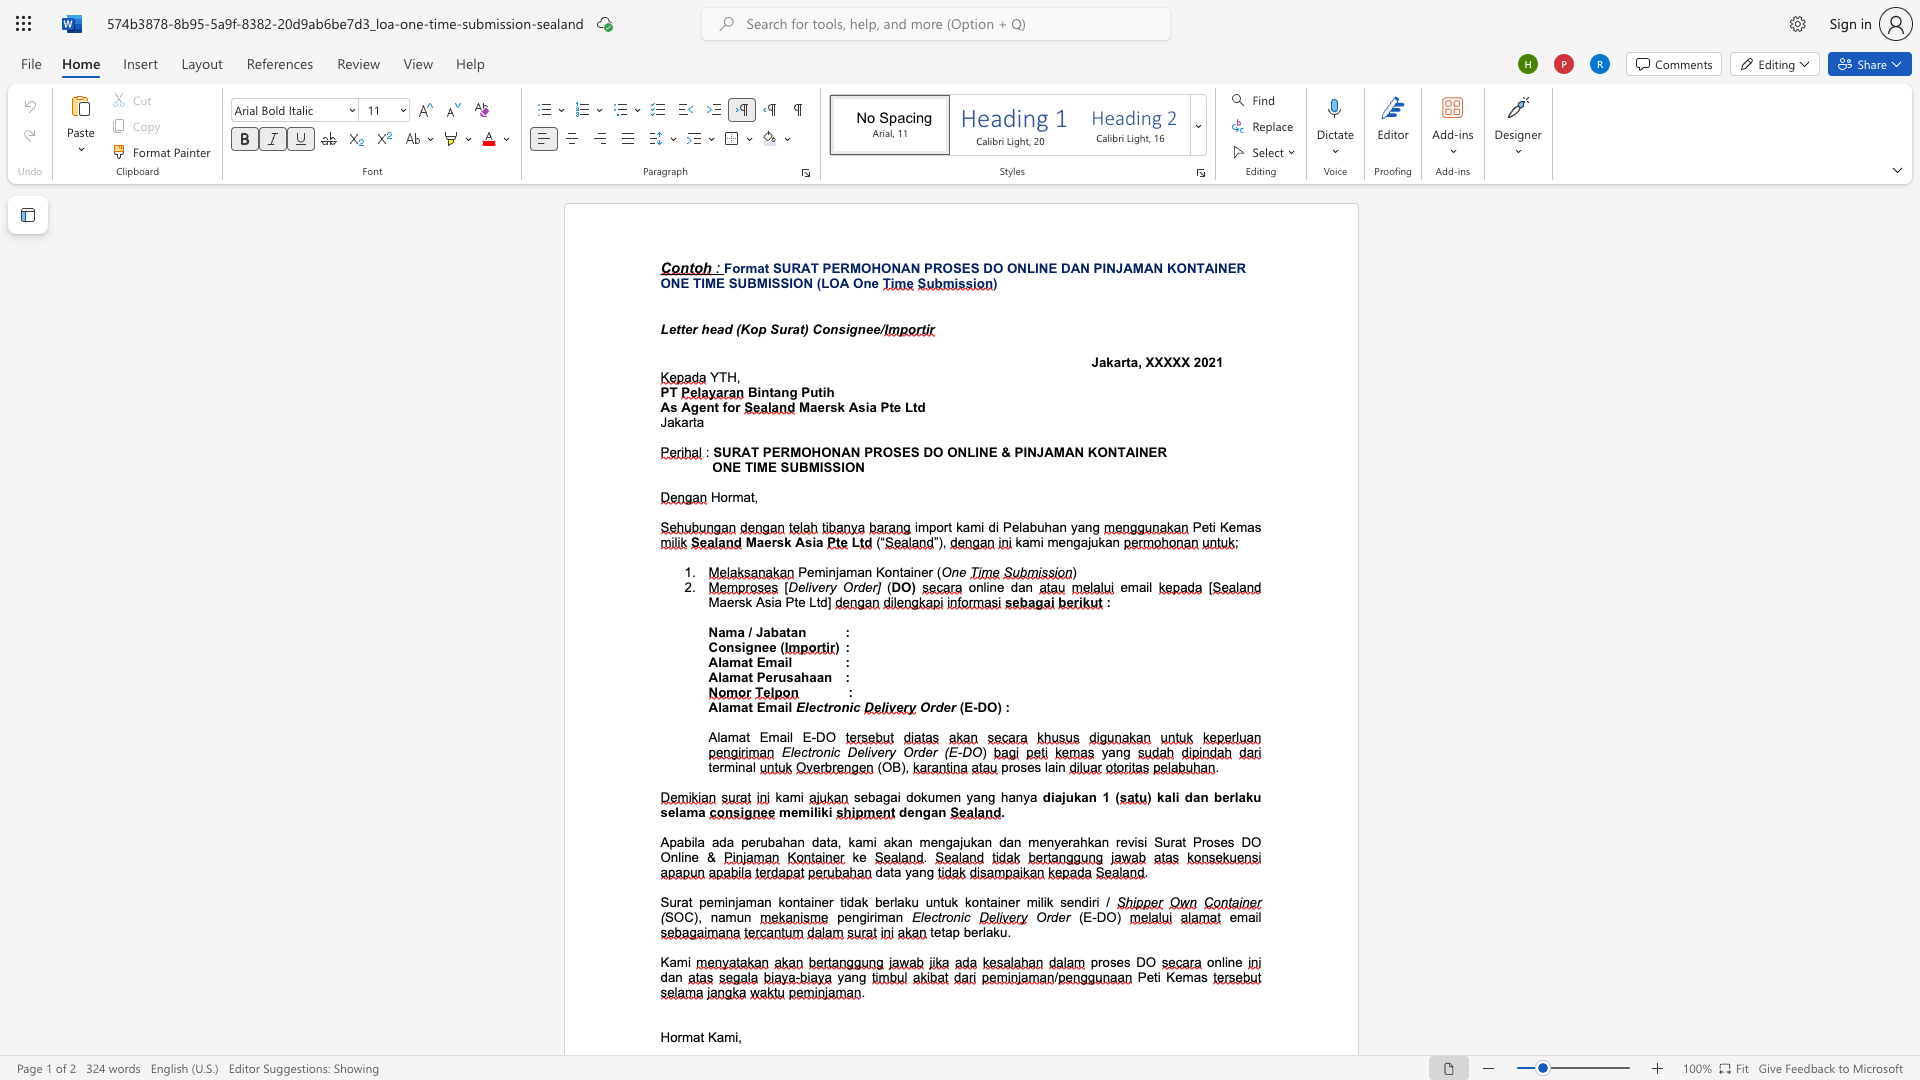  What do you see at coordinates (717, 737) in the screenshot?
I see `the subset text "lamat Email E-D" within the text "Alamat Email E-DO"` at bounding box center [717, 737].